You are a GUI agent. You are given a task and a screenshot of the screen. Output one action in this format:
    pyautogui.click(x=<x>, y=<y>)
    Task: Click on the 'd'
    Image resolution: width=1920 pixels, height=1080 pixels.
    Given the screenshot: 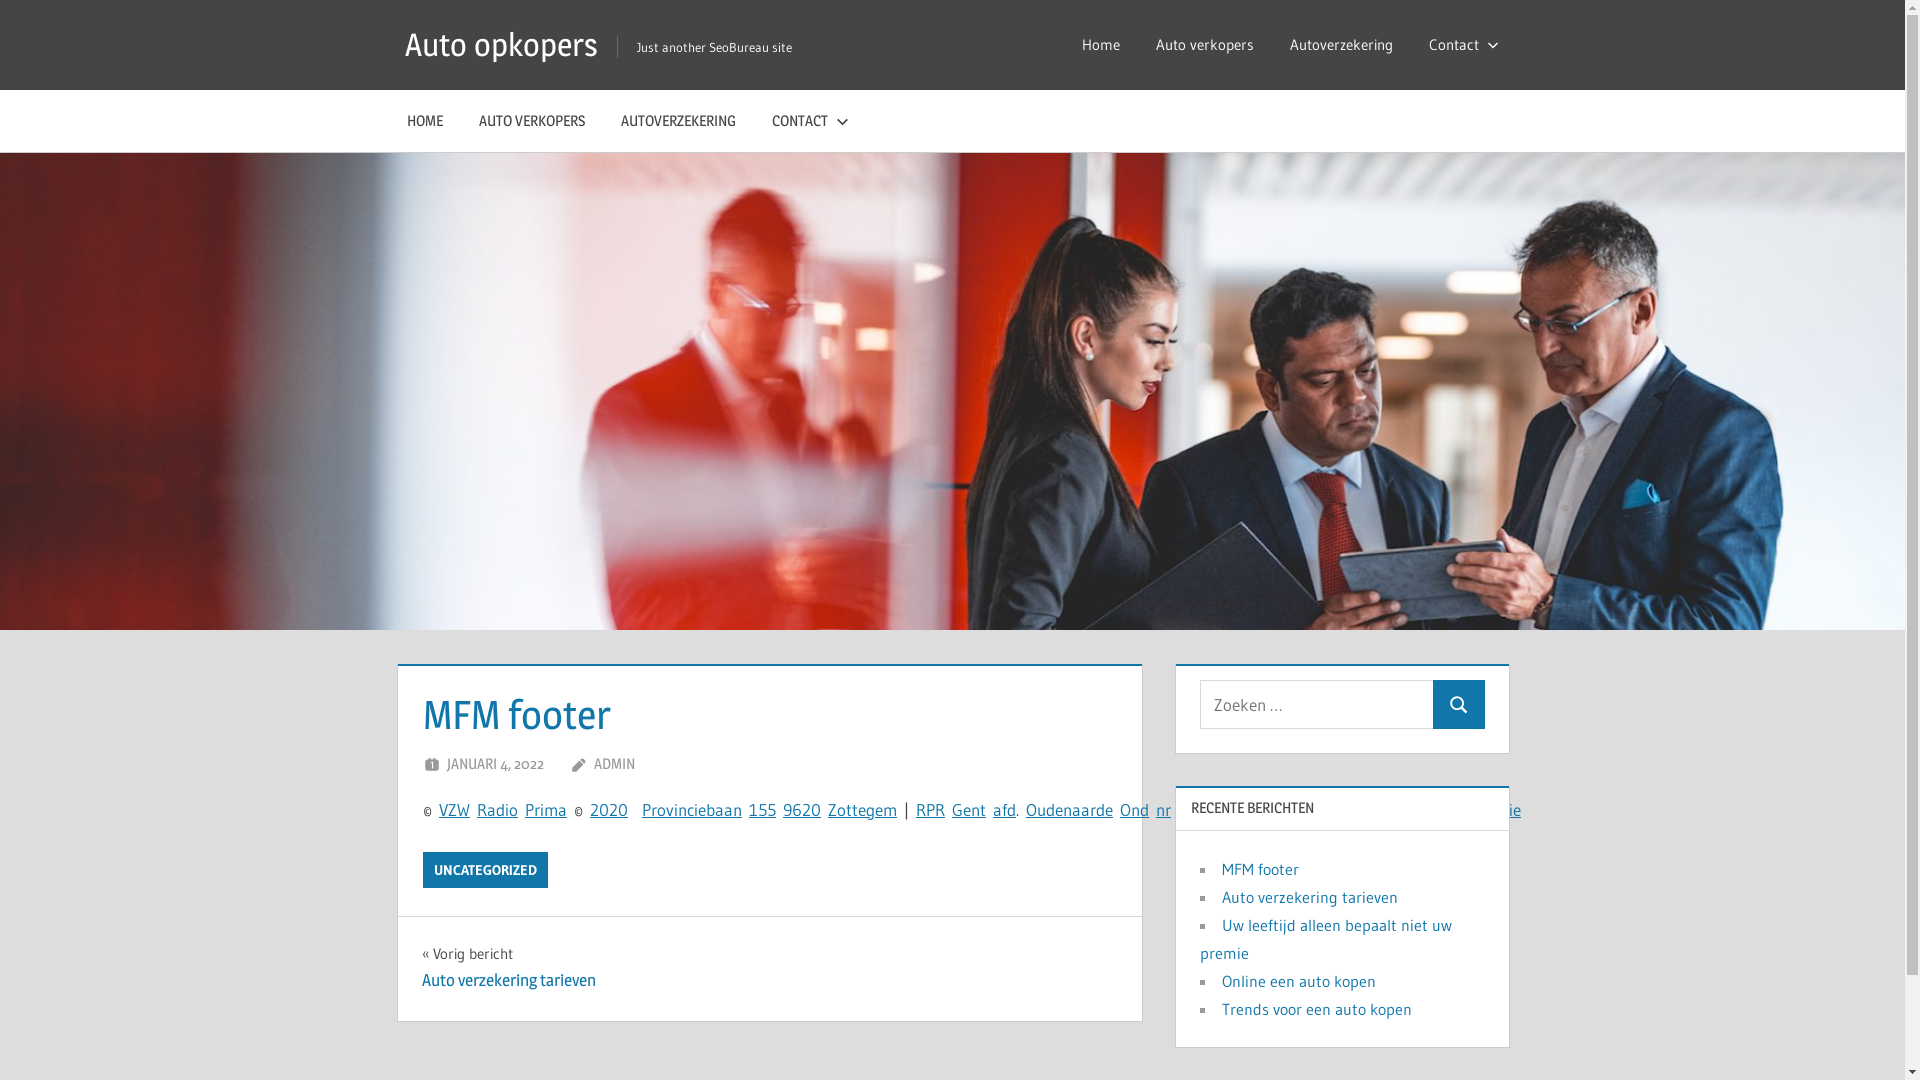 What is the action you would take?
    pyautogui.click(x=1011, y=808)
    